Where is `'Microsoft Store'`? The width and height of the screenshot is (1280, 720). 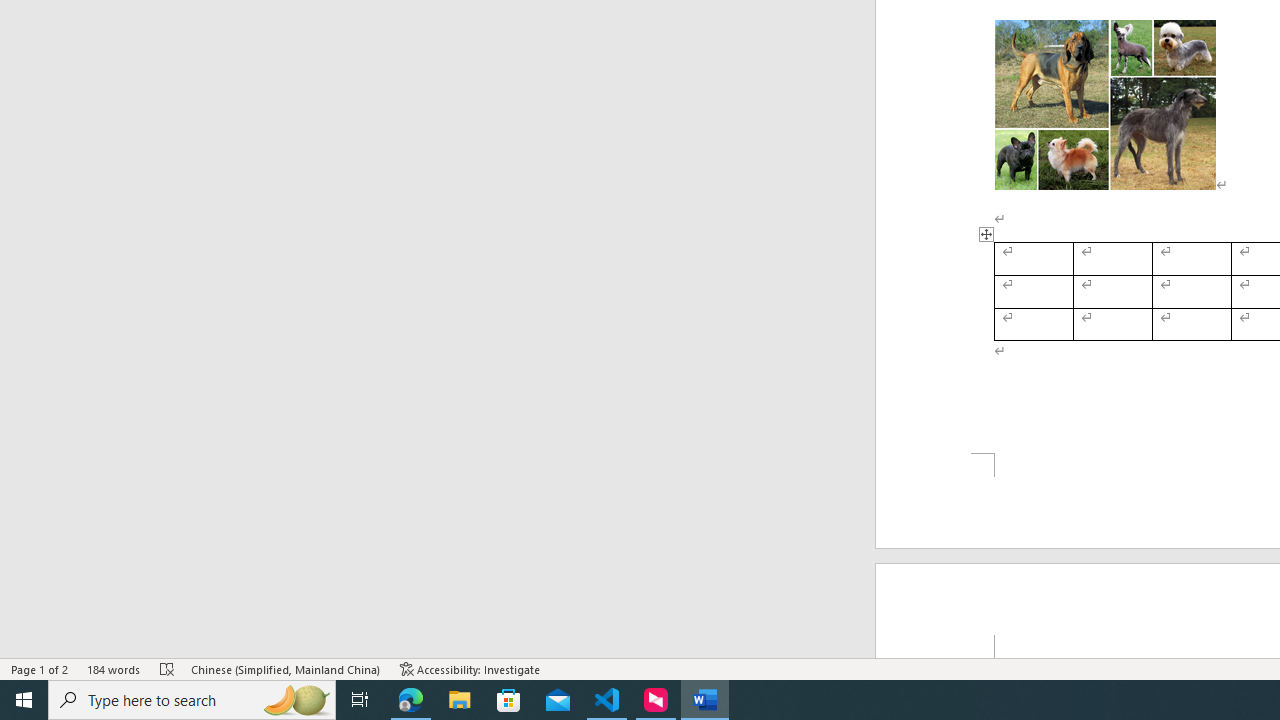 'Microsoft Store' is located at coordinates (509, 698).